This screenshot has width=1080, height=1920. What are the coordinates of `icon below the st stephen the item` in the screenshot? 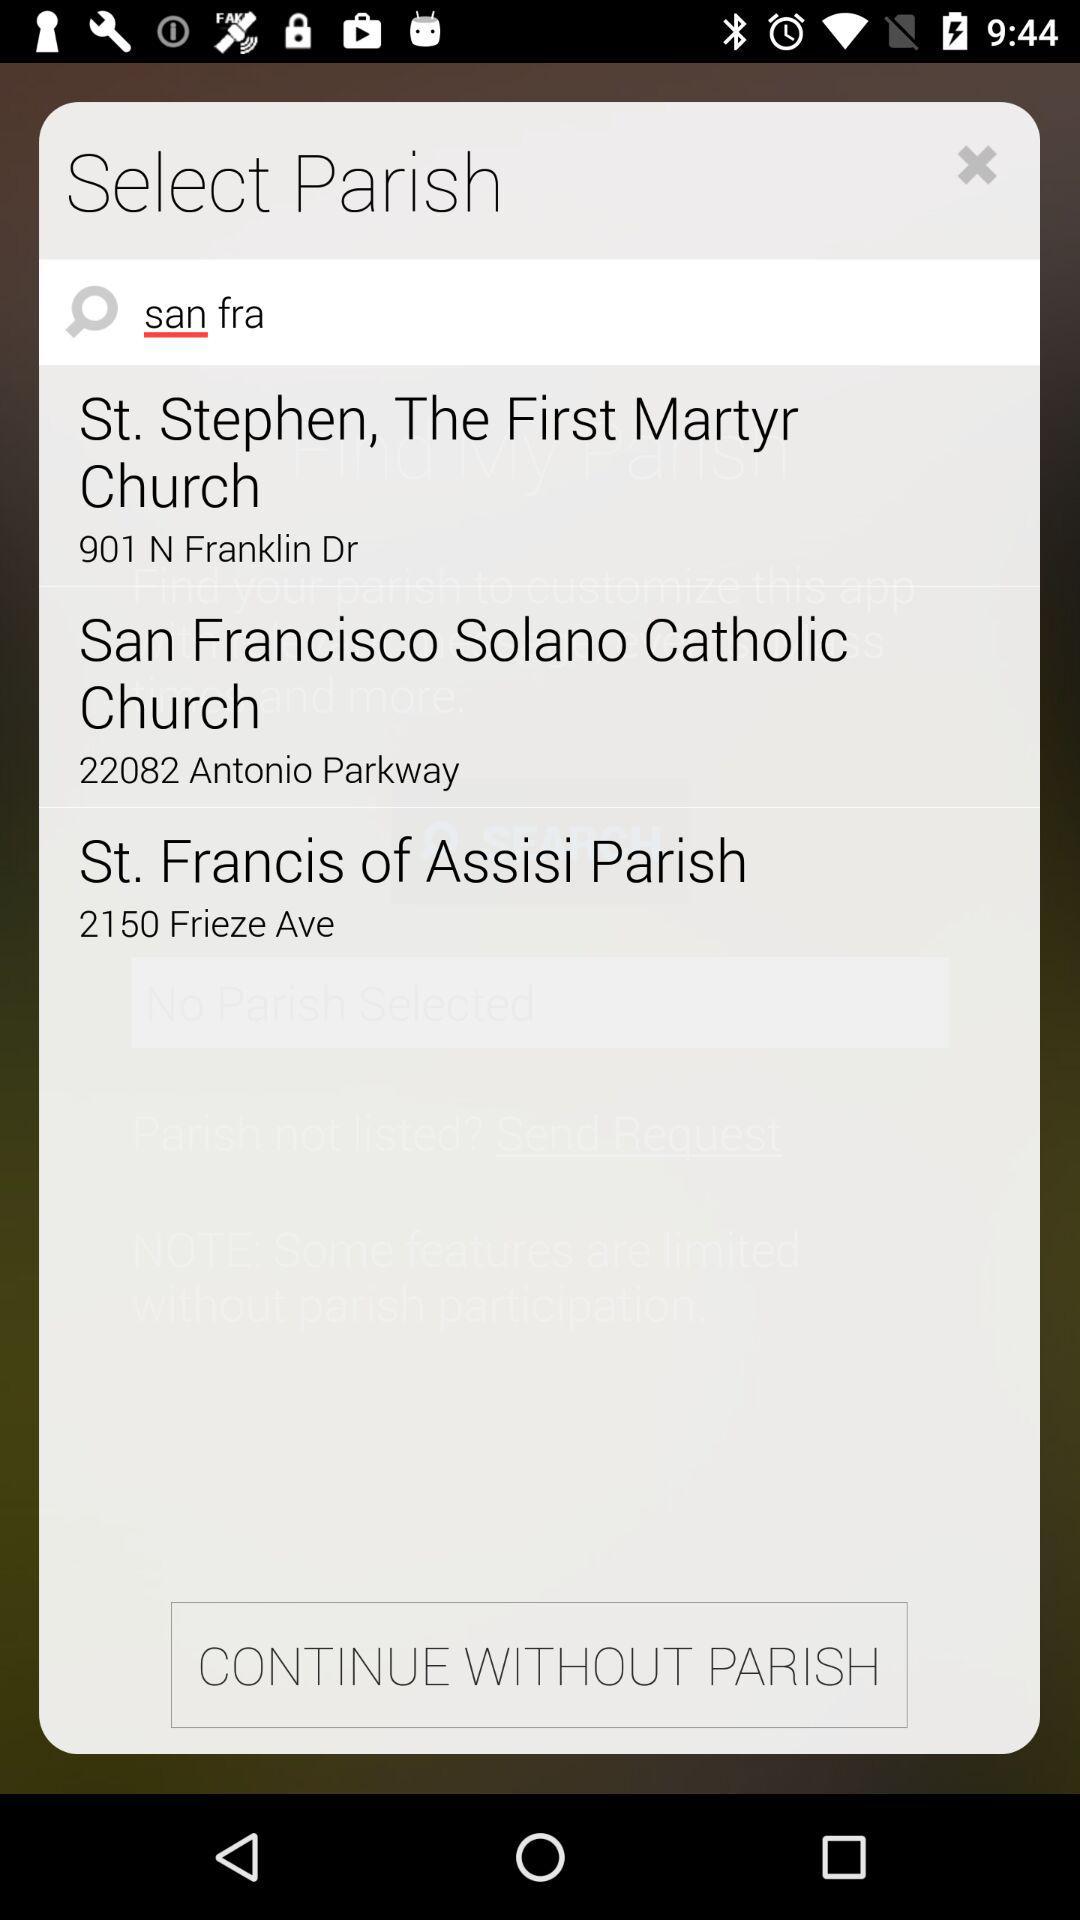 It's located at (483, 547).